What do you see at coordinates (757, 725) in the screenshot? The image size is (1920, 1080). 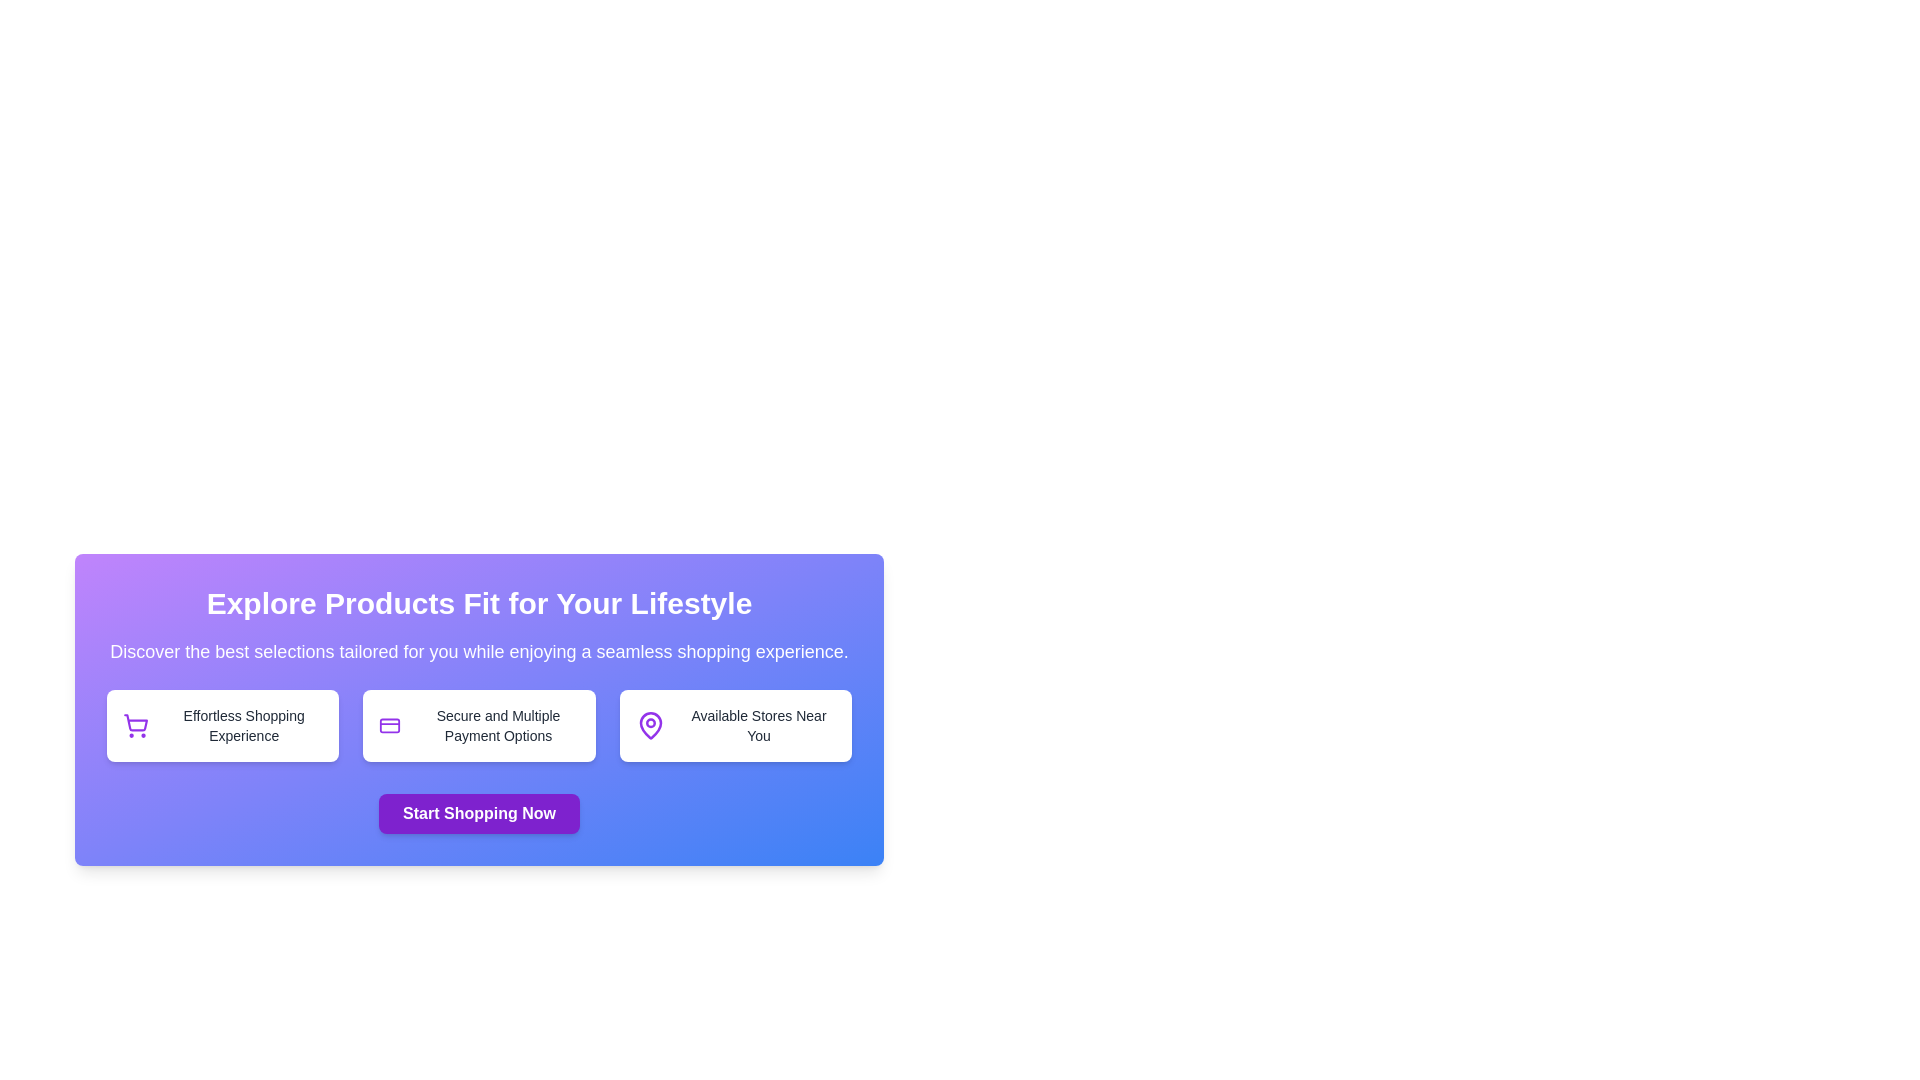 I see `the text label displaying 'Available Stores Near You', which is centrally aligned within a rounded rectangular card and located under the purple location pin icon` at bounding box center [757, 725].